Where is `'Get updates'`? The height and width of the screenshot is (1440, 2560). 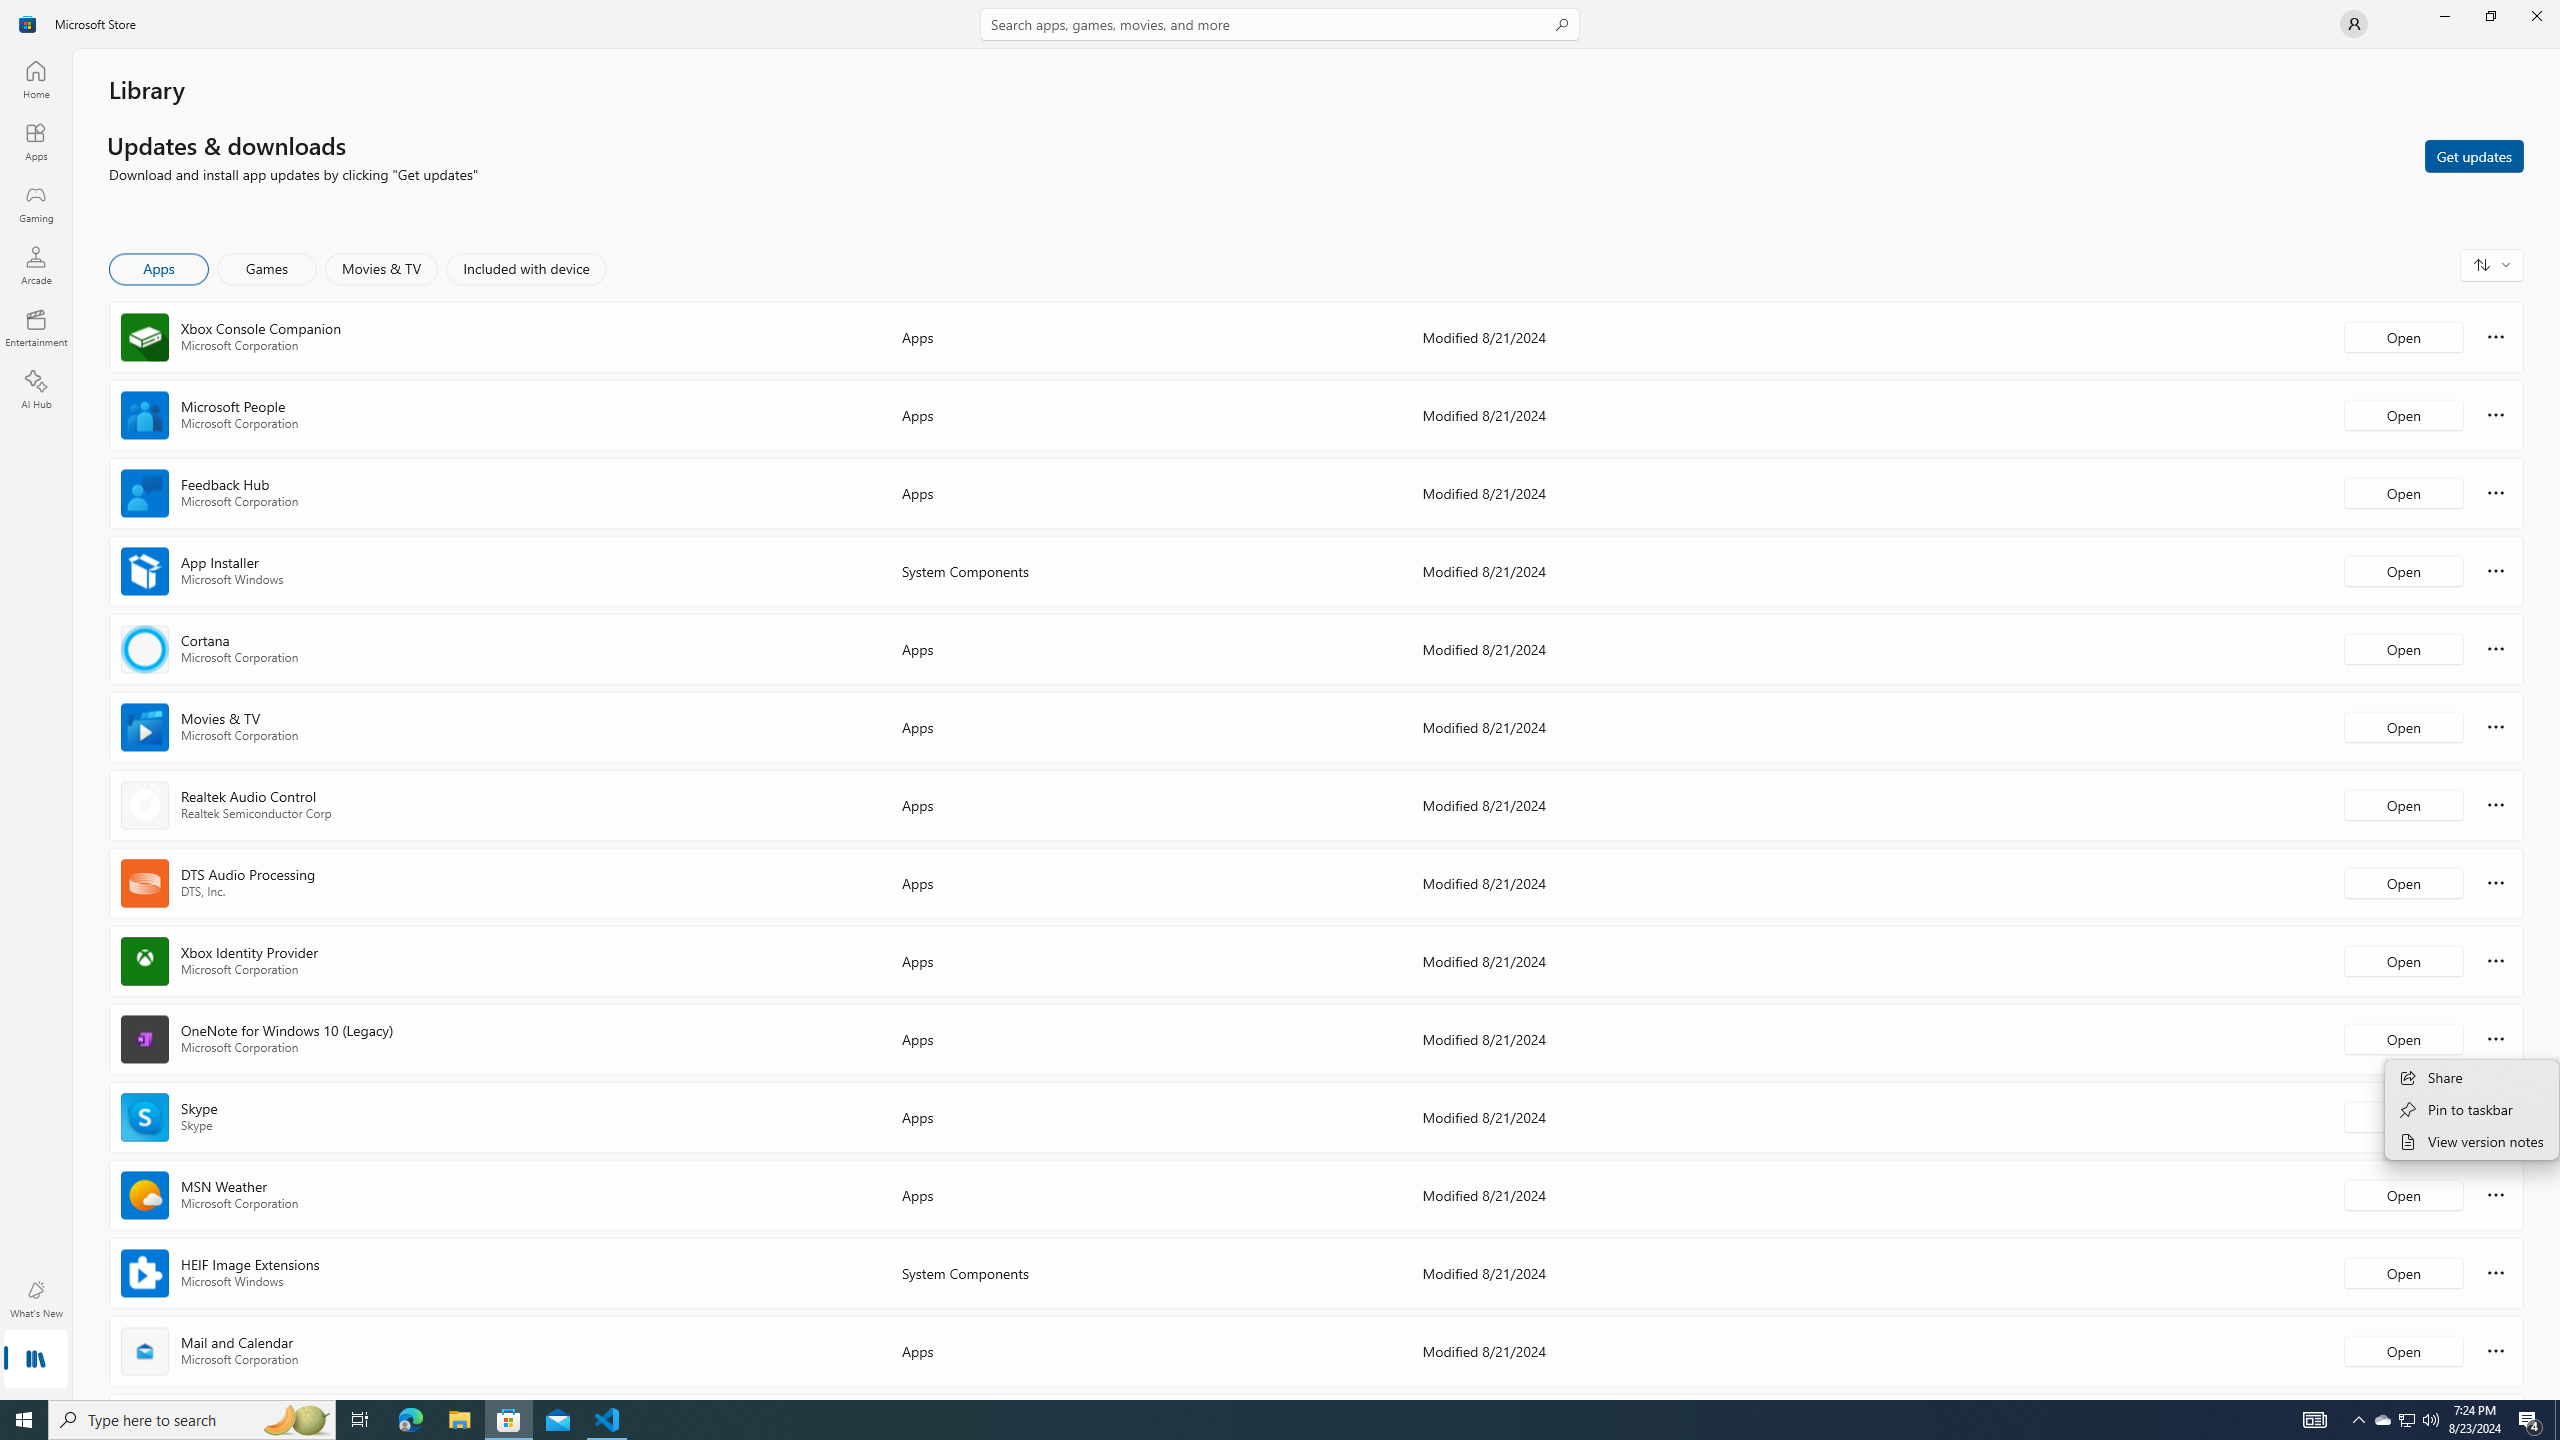
'Get updates' is located at coordinates (2474, 154).